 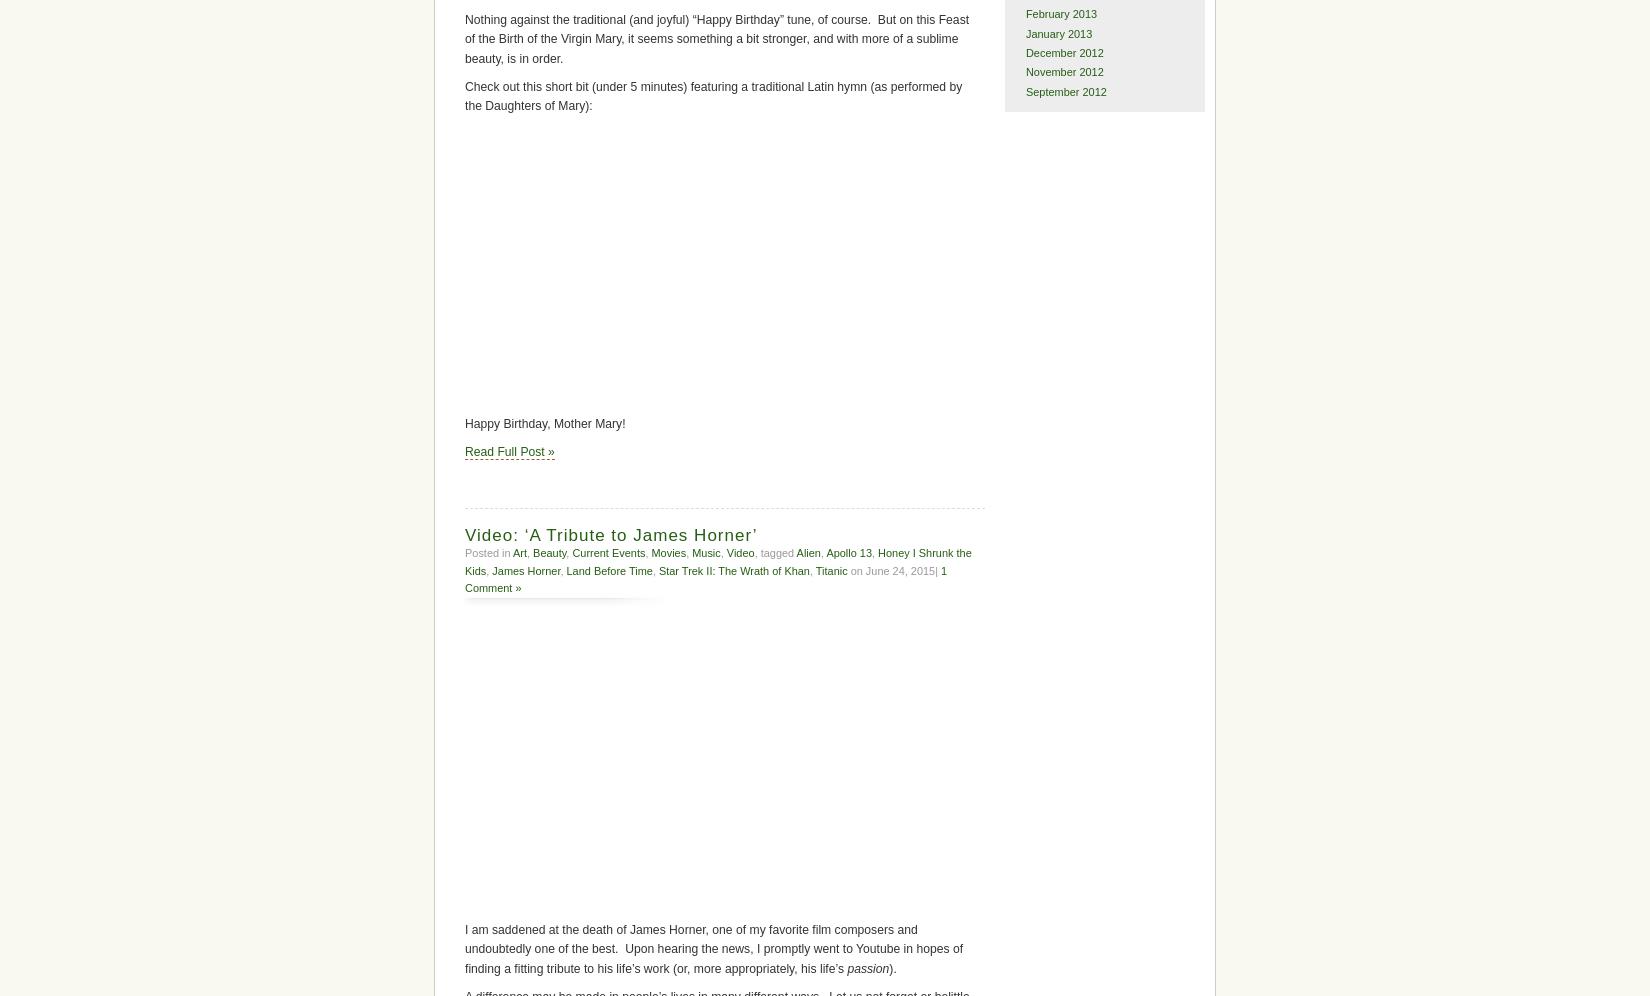 What do you see at coordinates (463, 560) in the screenshot?
I see `'Honey I Shrunk the Kids'` at bounding box center [463, 560].